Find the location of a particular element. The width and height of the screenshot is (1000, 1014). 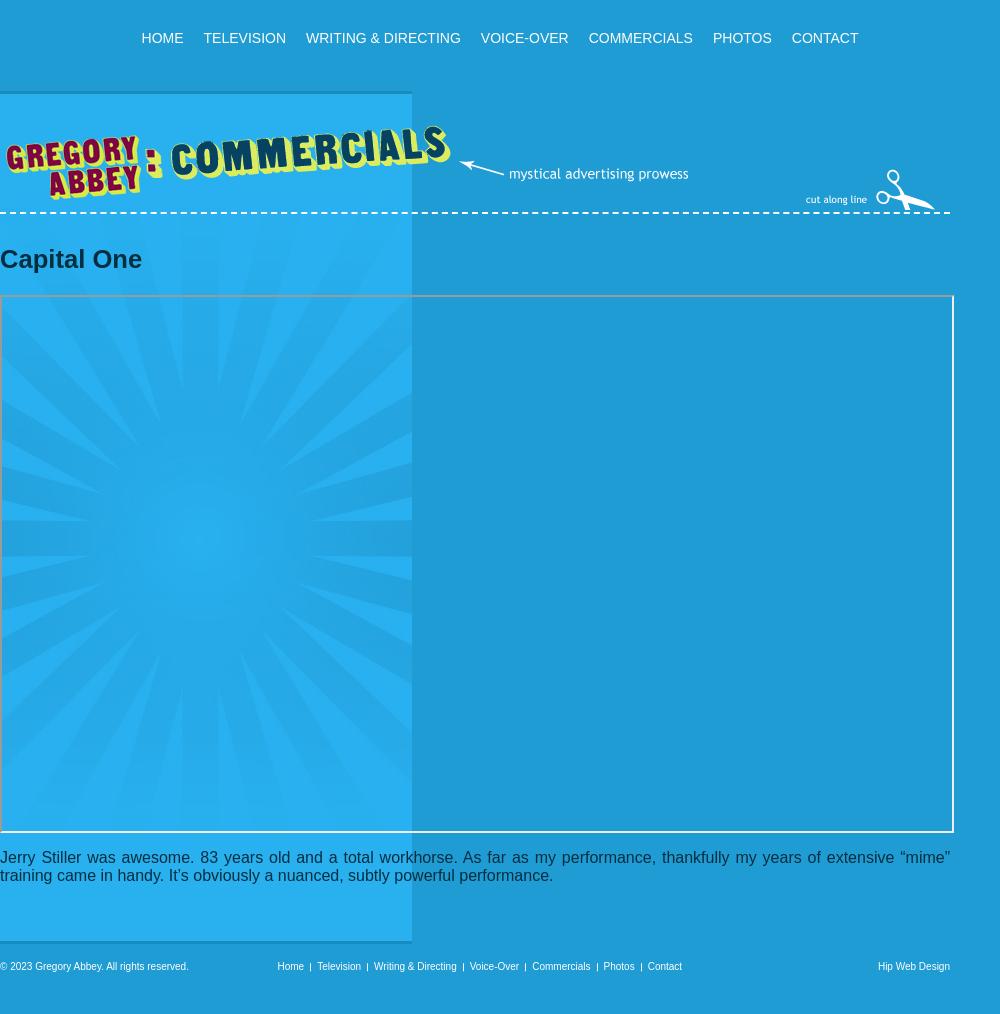

'Commercials' is located at coordinates (640, 37).